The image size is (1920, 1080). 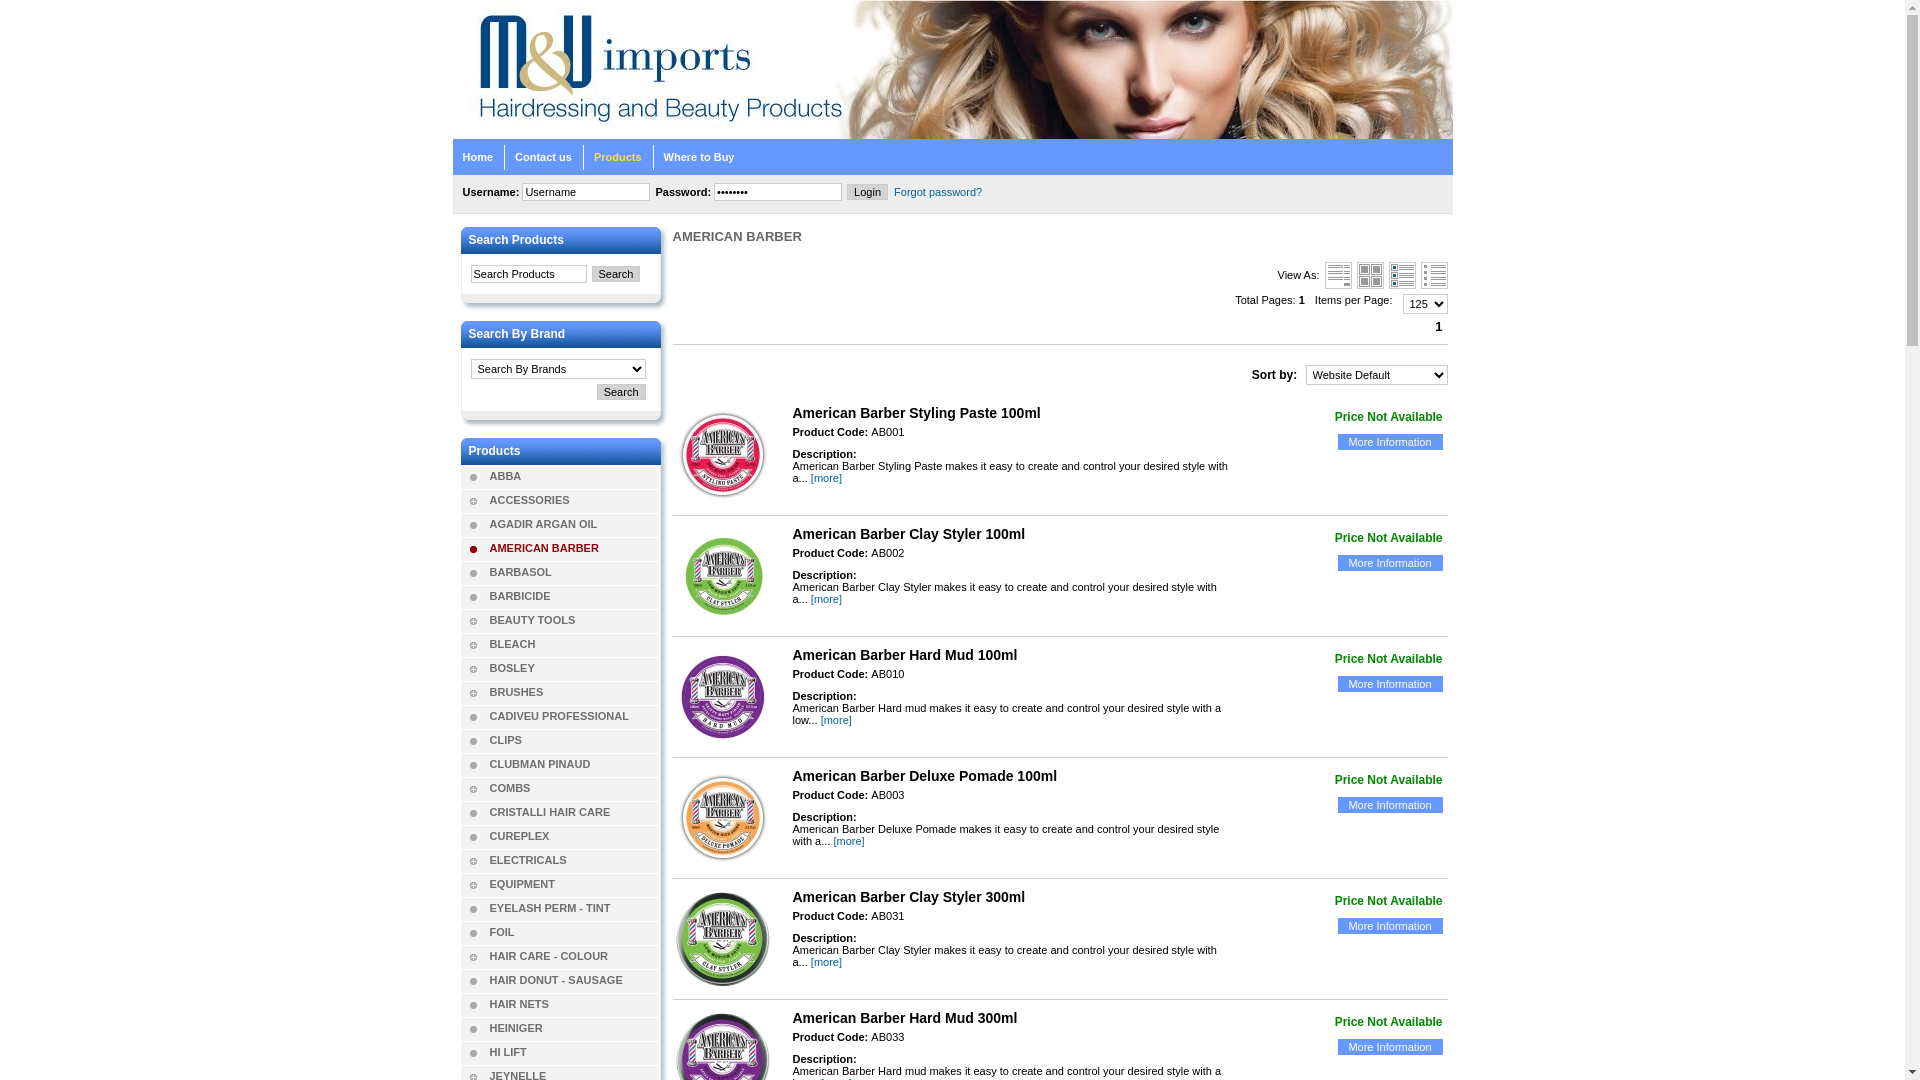 What do you see at coordinates (489, 882) in the screenshot?
I see `'EQUIPMENT'` at bounding box center [489, 882].